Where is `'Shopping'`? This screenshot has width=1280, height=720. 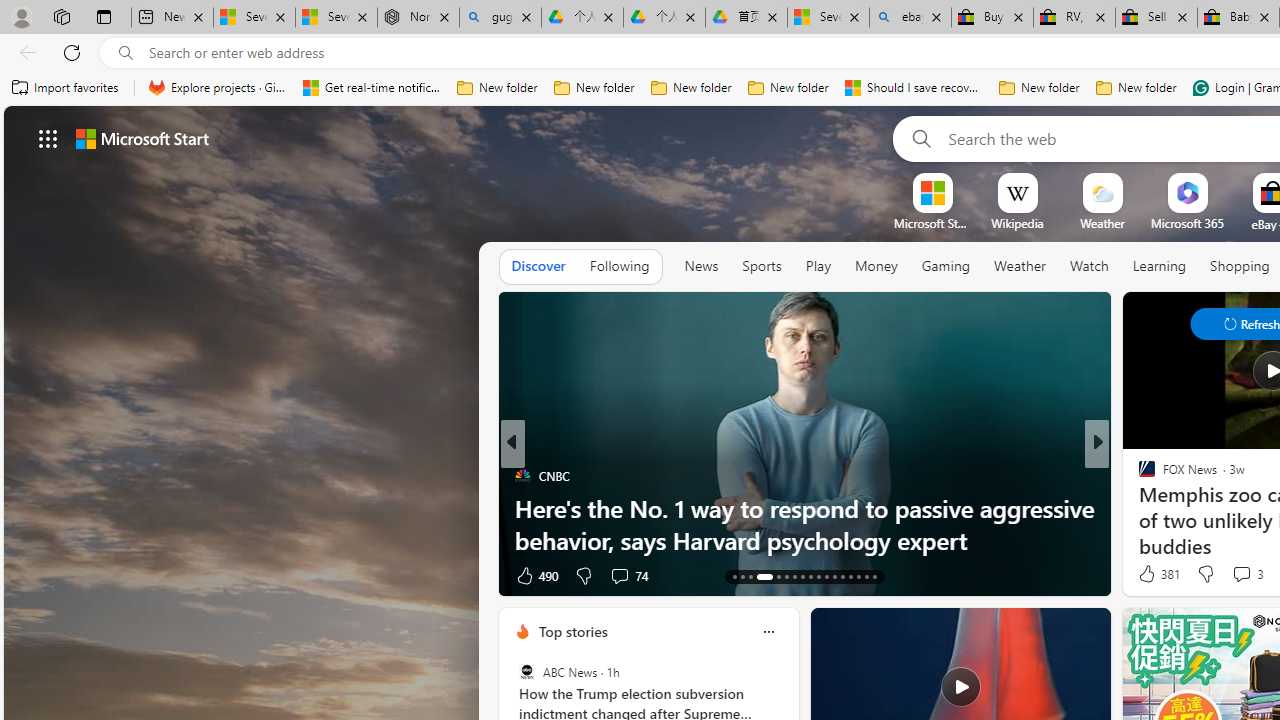 'Shopping' is located at coordinates (1239, 265).